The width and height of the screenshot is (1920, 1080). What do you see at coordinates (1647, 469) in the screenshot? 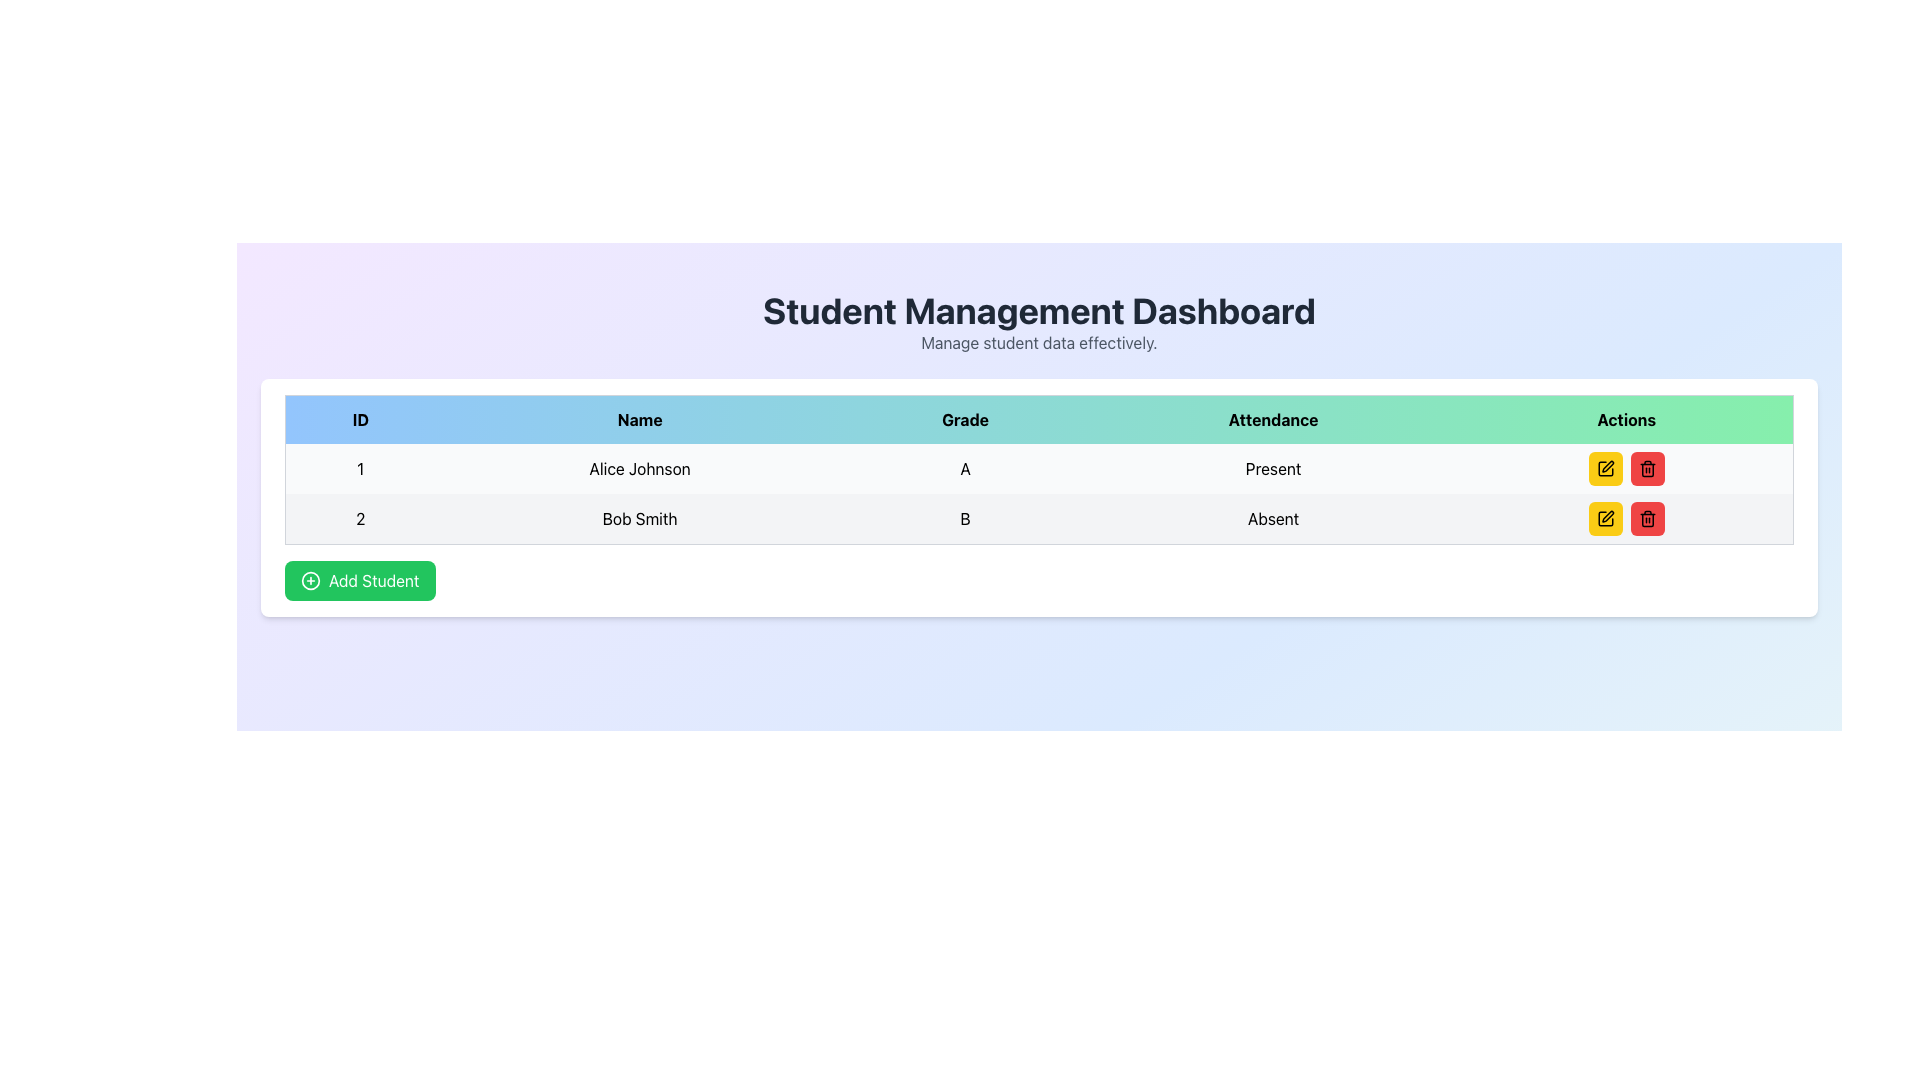
I see `the delete button with a red background and a trash can icon in the 'Actions' column of the second row for 'Bob Smith'` at bounding box center [1647, 469].